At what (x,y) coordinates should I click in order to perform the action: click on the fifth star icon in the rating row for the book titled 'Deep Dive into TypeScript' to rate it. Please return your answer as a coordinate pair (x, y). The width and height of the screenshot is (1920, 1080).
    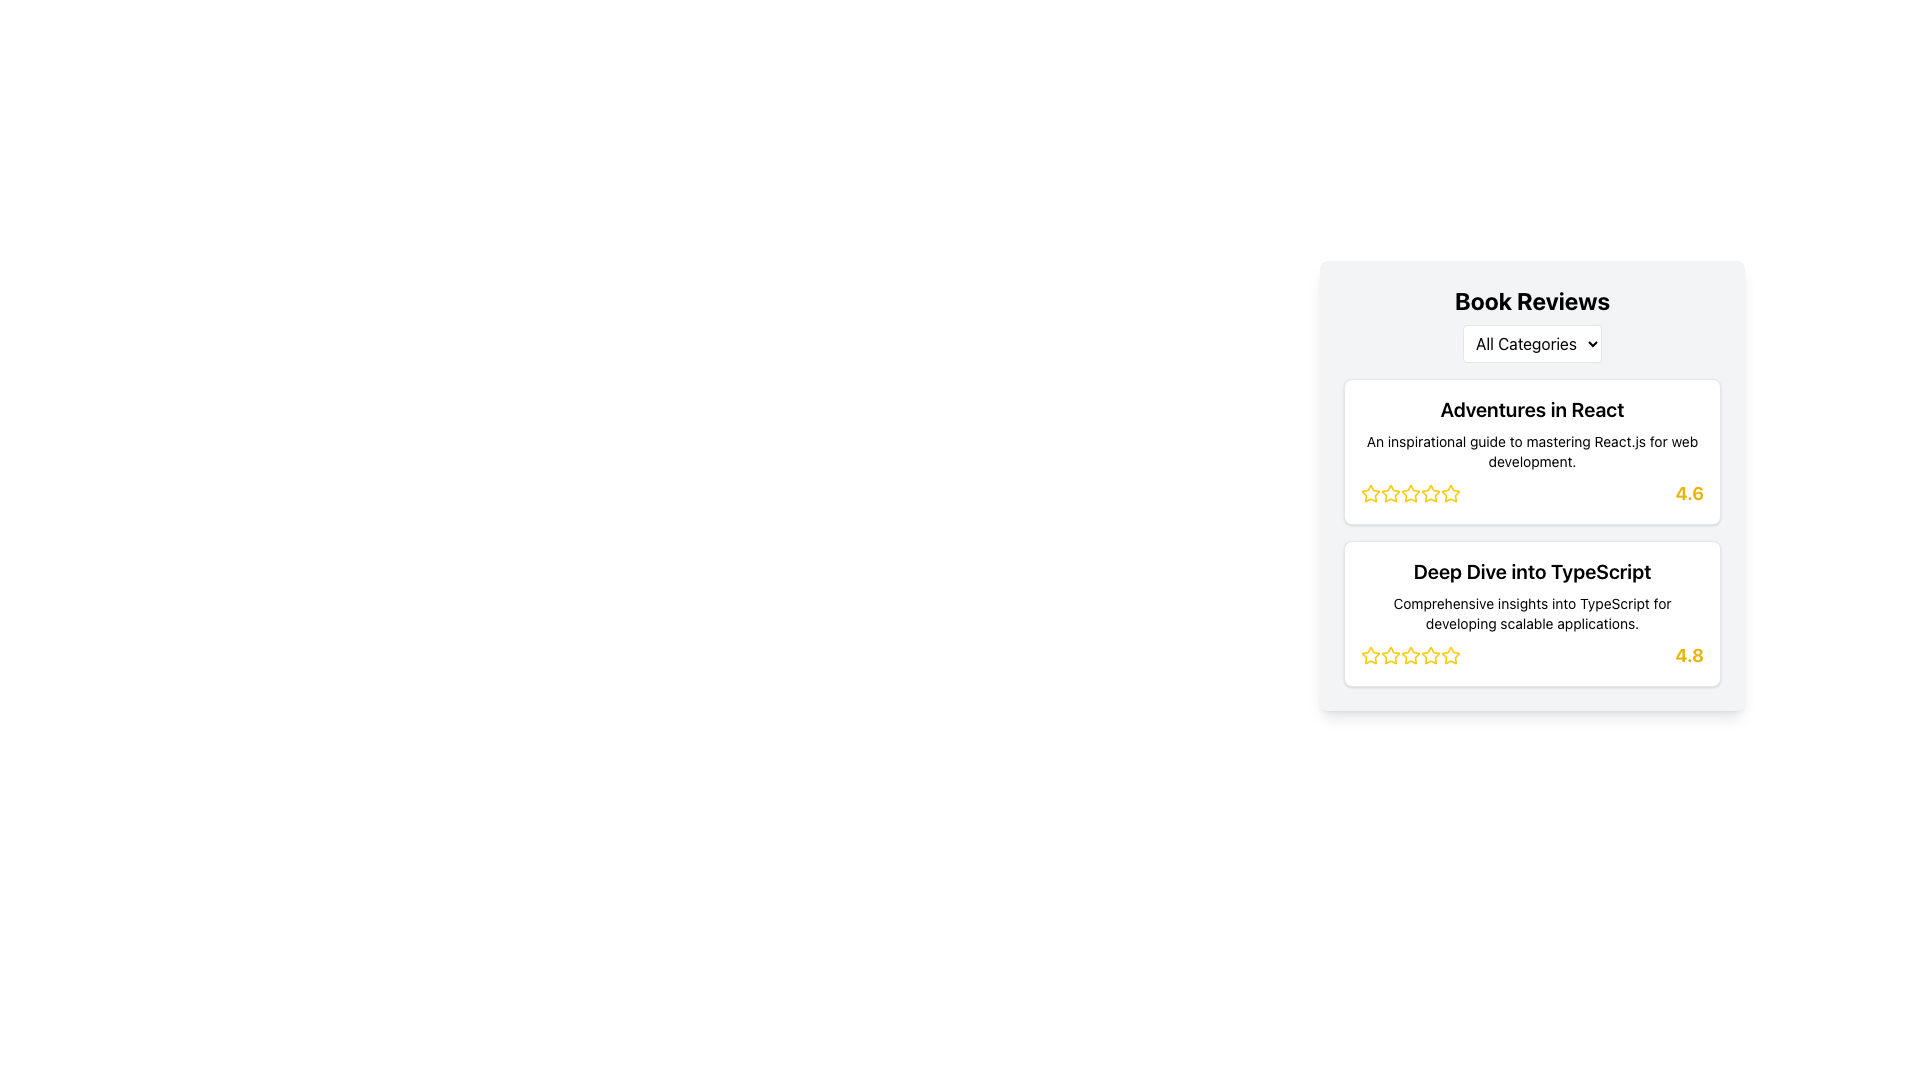
    Looking at the image, I should click on (1410, 655).